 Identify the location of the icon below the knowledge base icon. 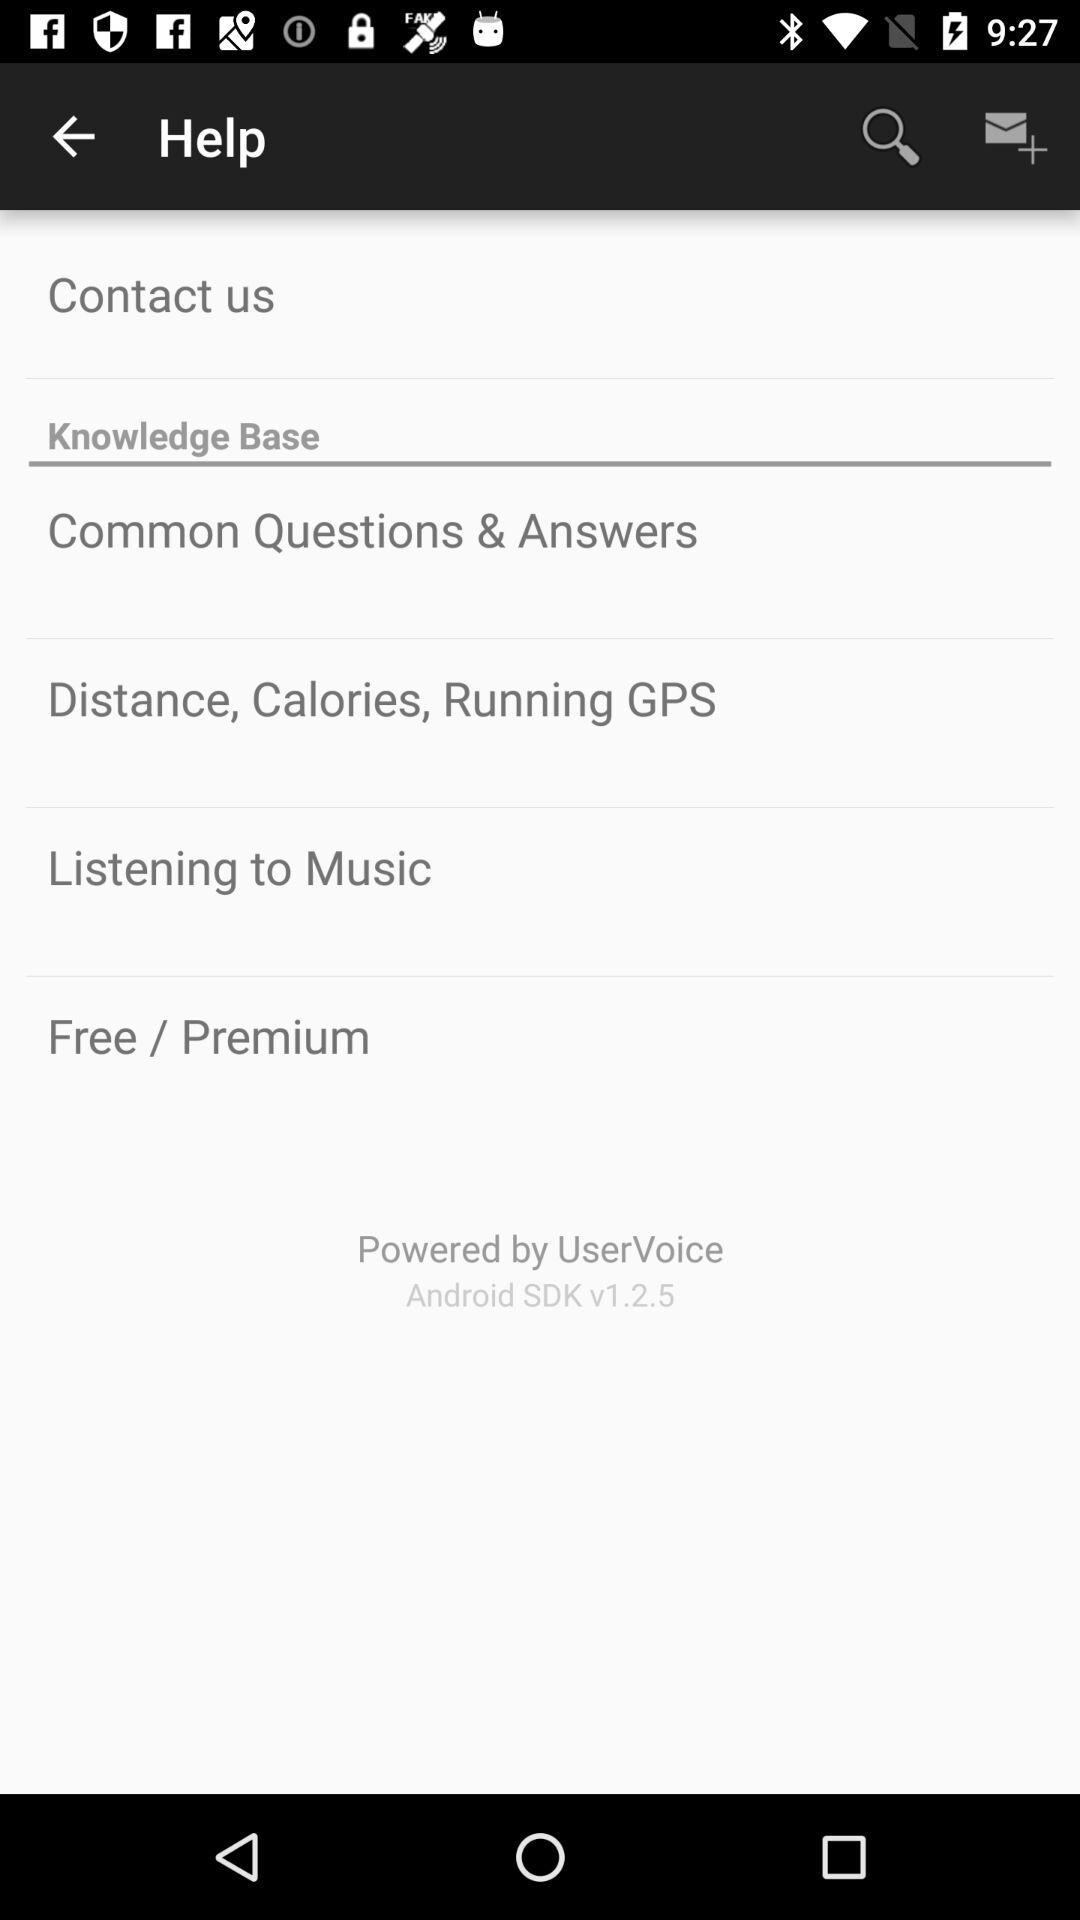
(372, 529).